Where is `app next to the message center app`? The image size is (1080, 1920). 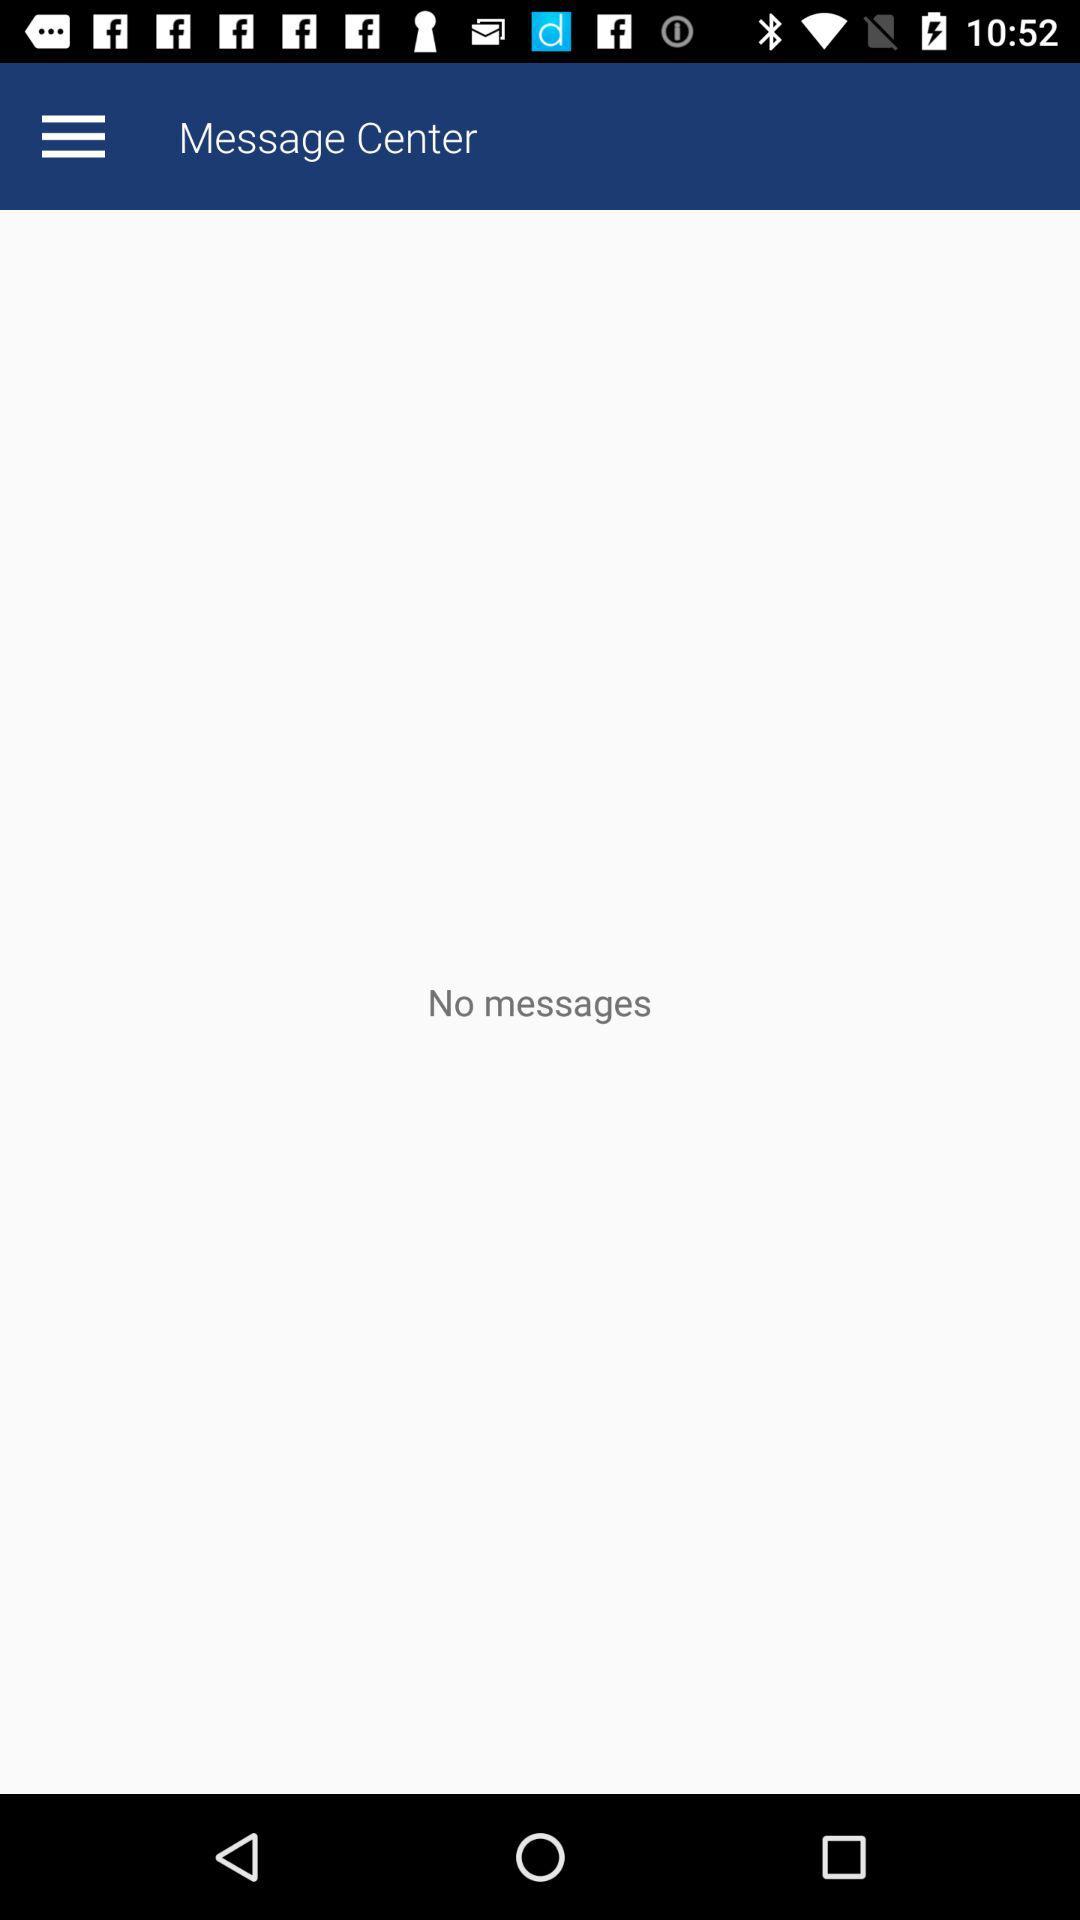
app next to the message center app is located at coordinates (72, 135).